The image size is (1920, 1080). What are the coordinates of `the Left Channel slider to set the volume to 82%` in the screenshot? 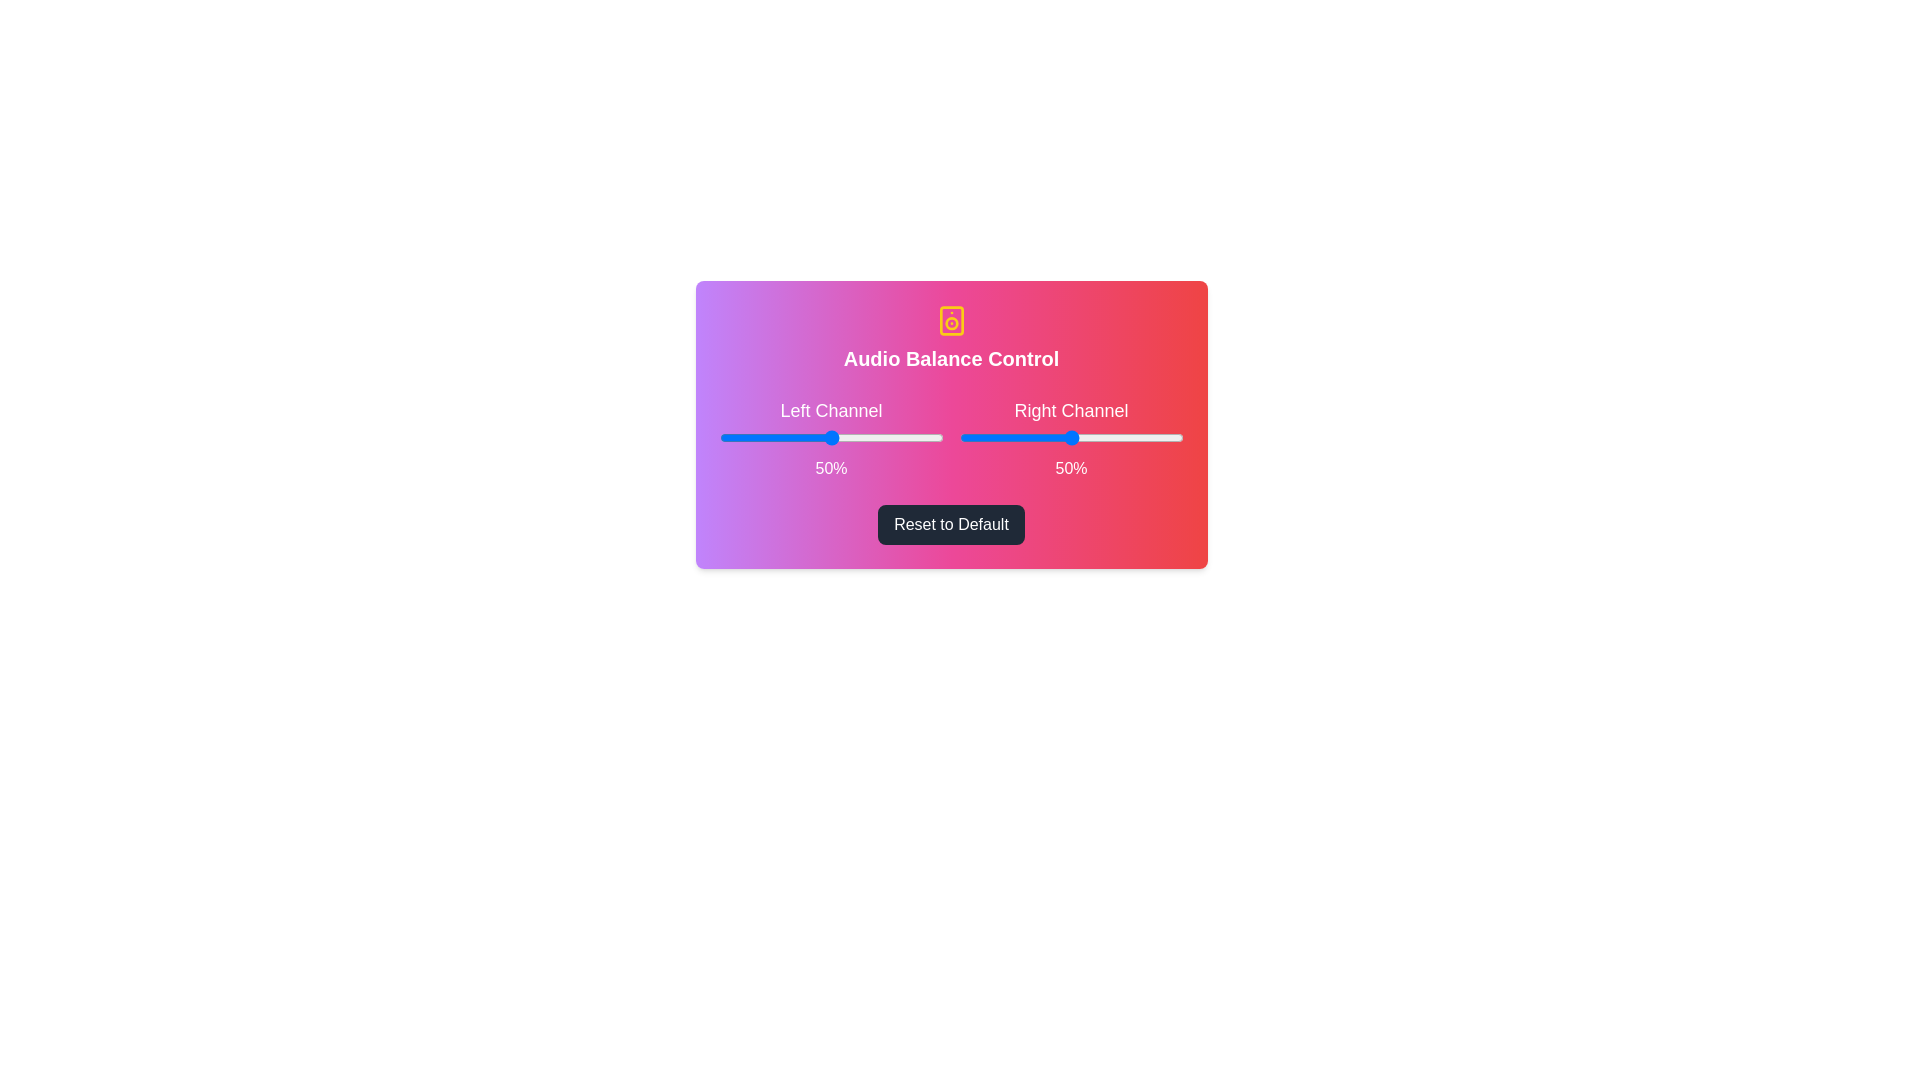 It's located at (902, 437).